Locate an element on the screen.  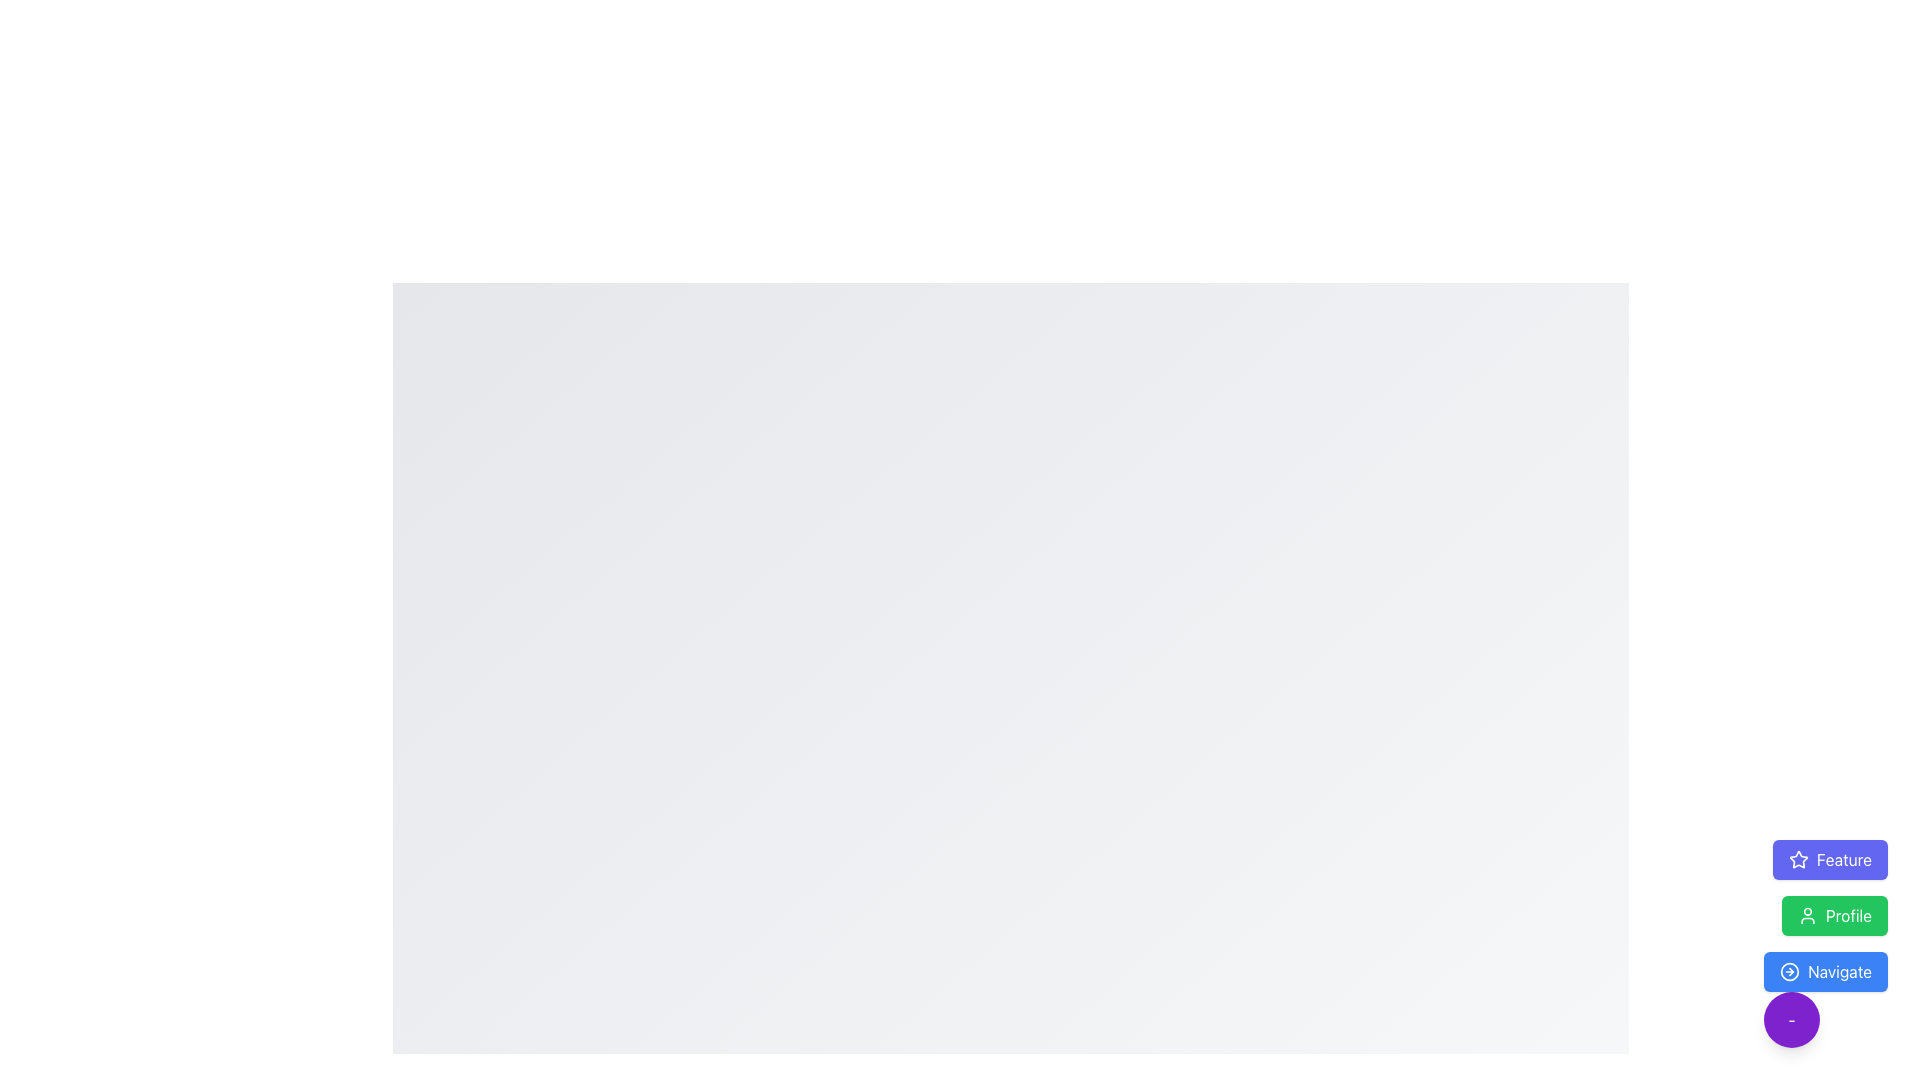
the star-shaped hollow SVG icon located to the left of the 'Feature' button in the vertically aligned button group is located at coordinates (1798, 859).